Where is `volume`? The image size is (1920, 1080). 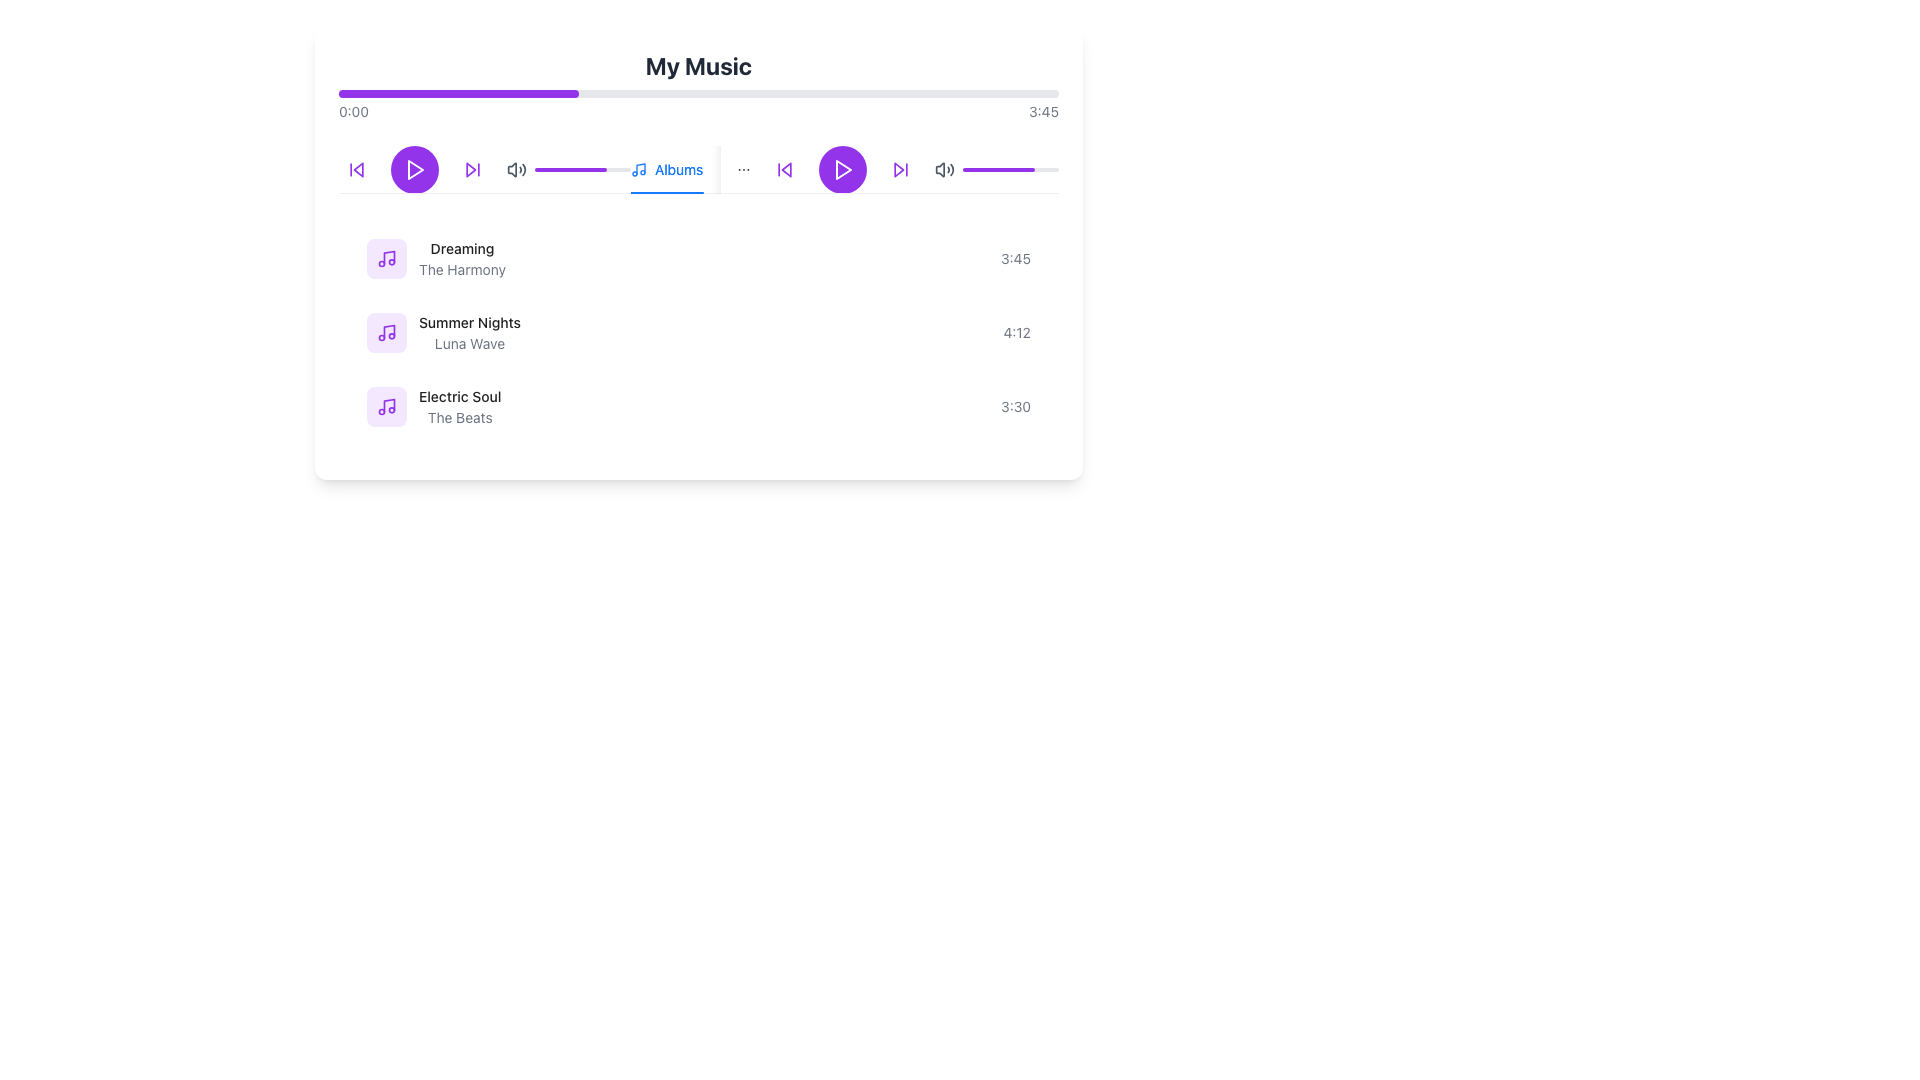 volume is located at coordinates (1036, 168).